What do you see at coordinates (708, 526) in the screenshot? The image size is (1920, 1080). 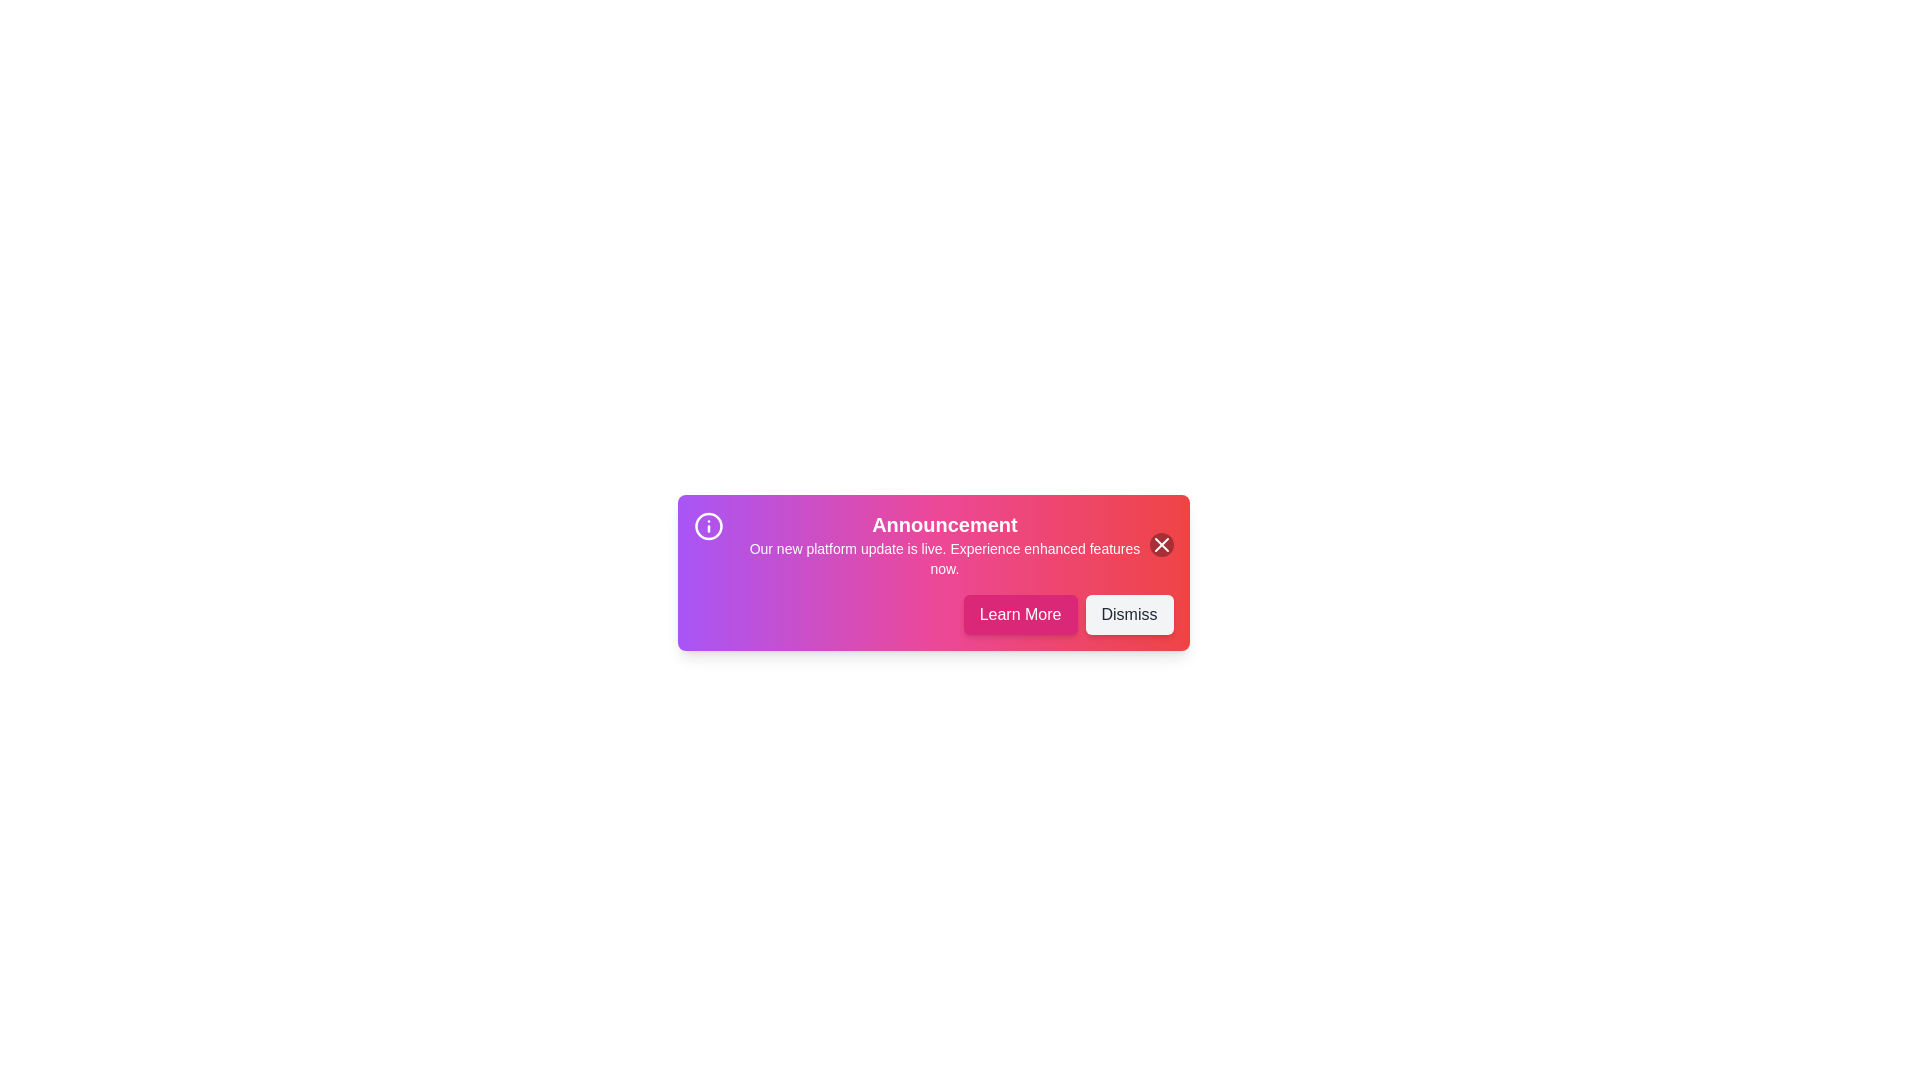 I see `the information icon to view its tooltip` at bounding box center [708, 526].